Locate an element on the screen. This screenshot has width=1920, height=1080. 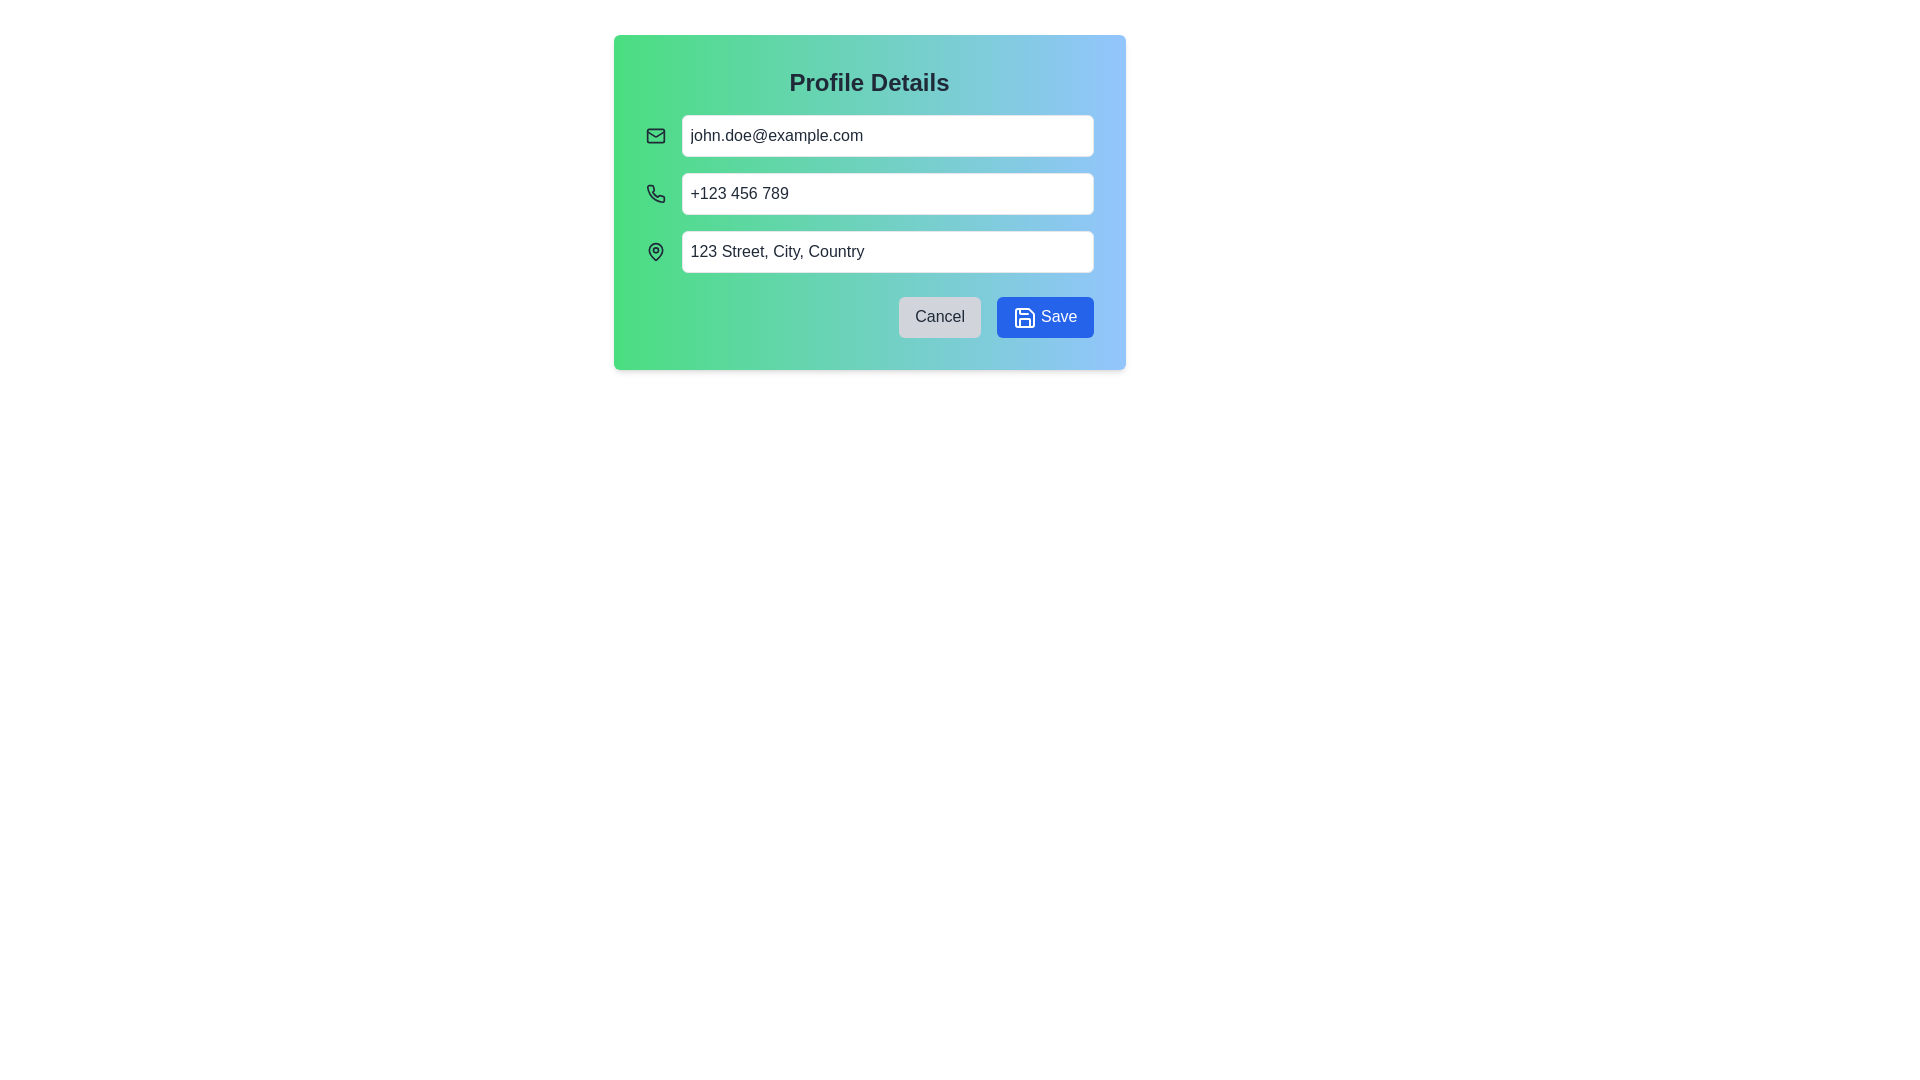
the 'Save' button icon at the bottom-right corner of the 'Profile Details' form is located at coordinates (1025, 316).